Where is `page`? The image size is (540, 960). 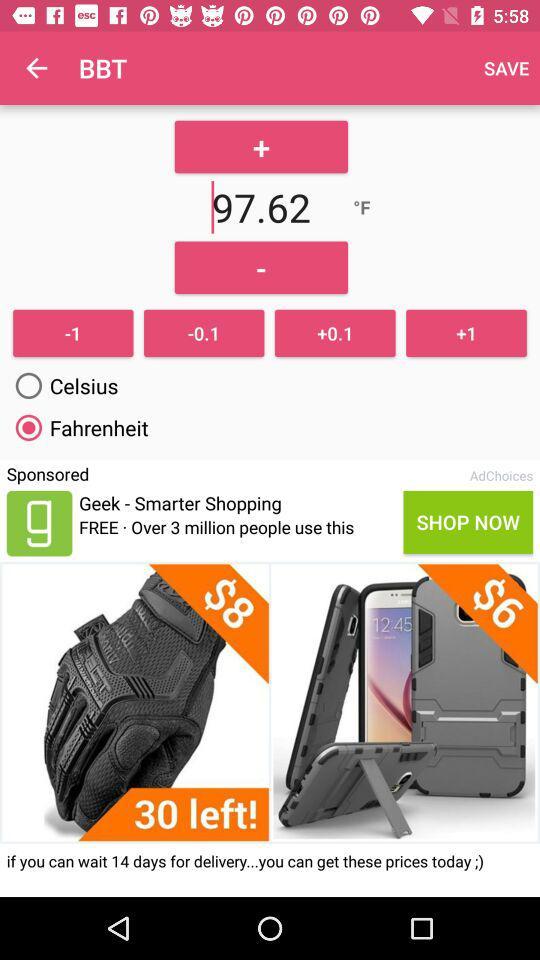 page is located at coordinates (39, 522).